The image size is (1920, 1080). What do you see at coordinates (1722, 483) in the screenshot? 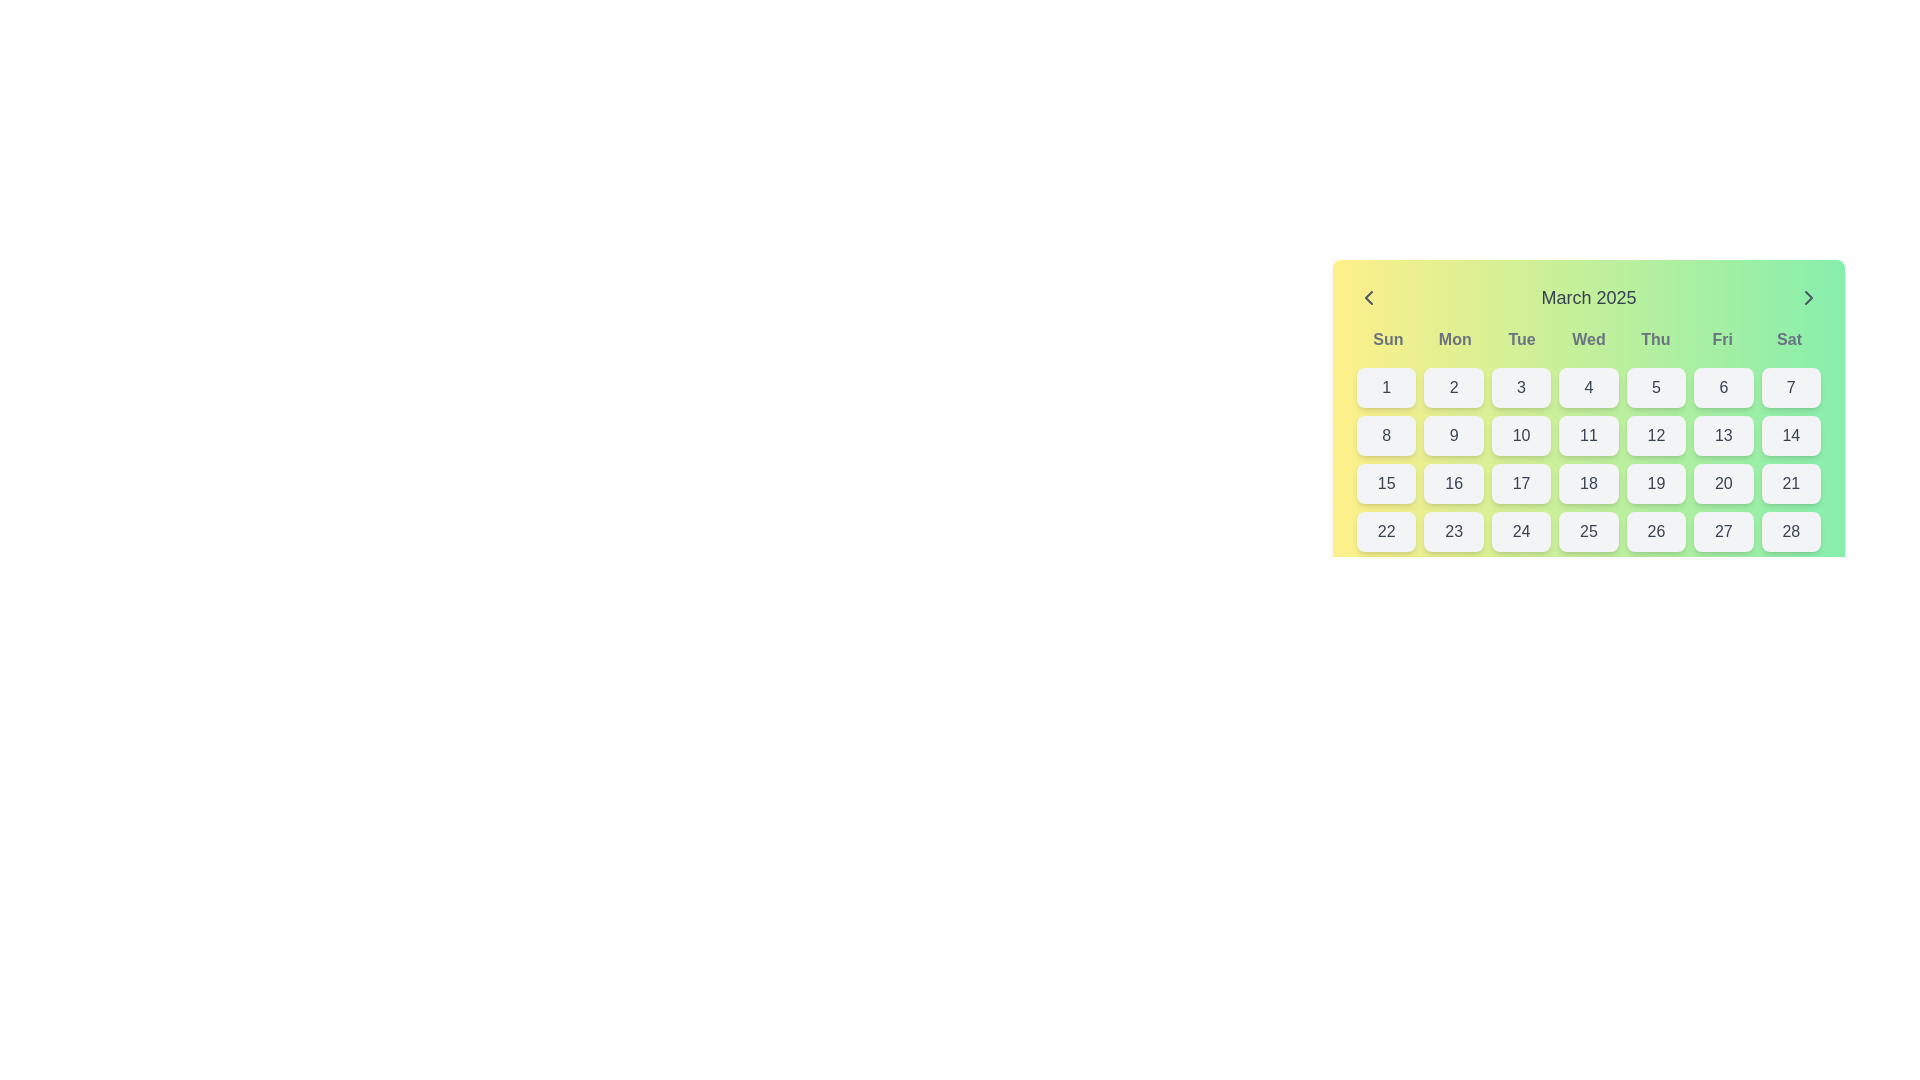
I see `the button representing the date of the 20th on the calendar interface` at bounding box center [1722, 483].